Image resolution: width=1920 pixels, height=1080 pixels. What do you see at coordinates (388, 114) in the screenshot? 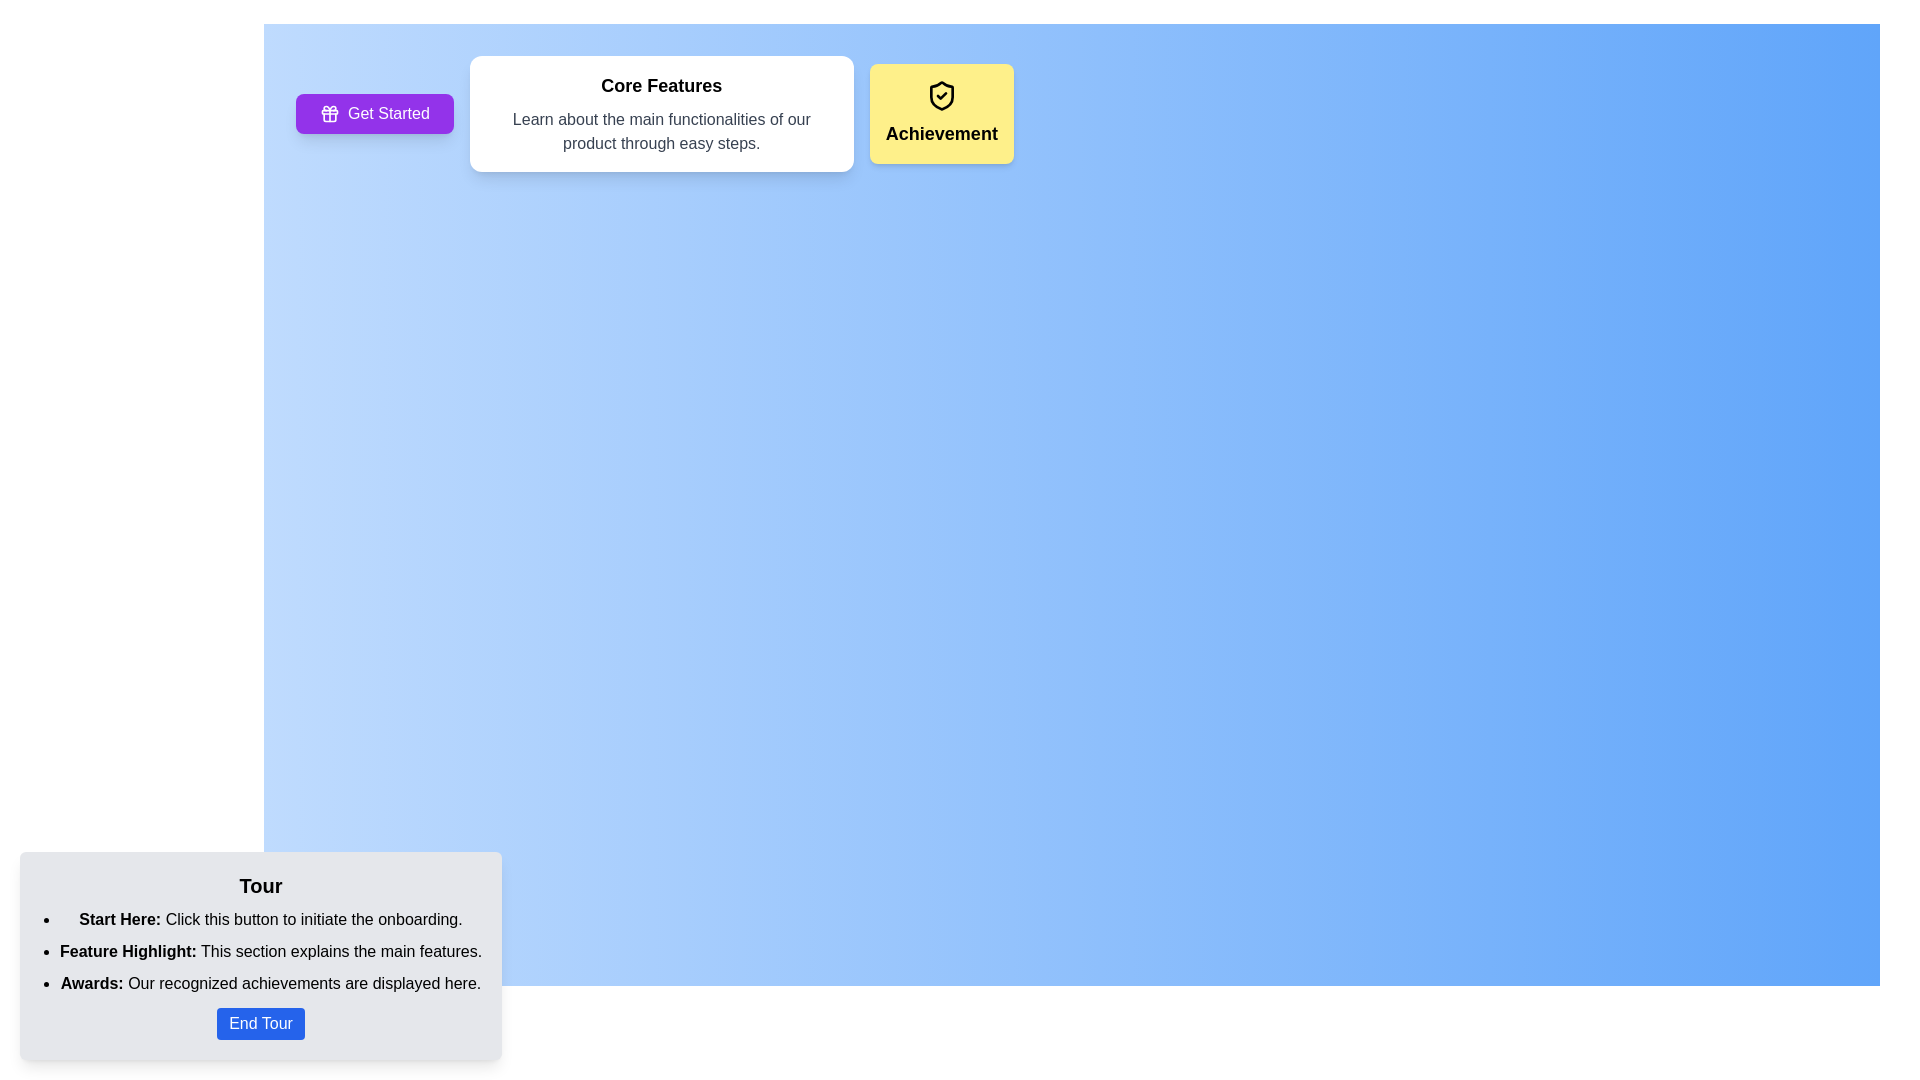
I see `the 'Get Started' text label which is displayed in white font on a prominent purple button with rounded edges` at bounding box center [388, 114].